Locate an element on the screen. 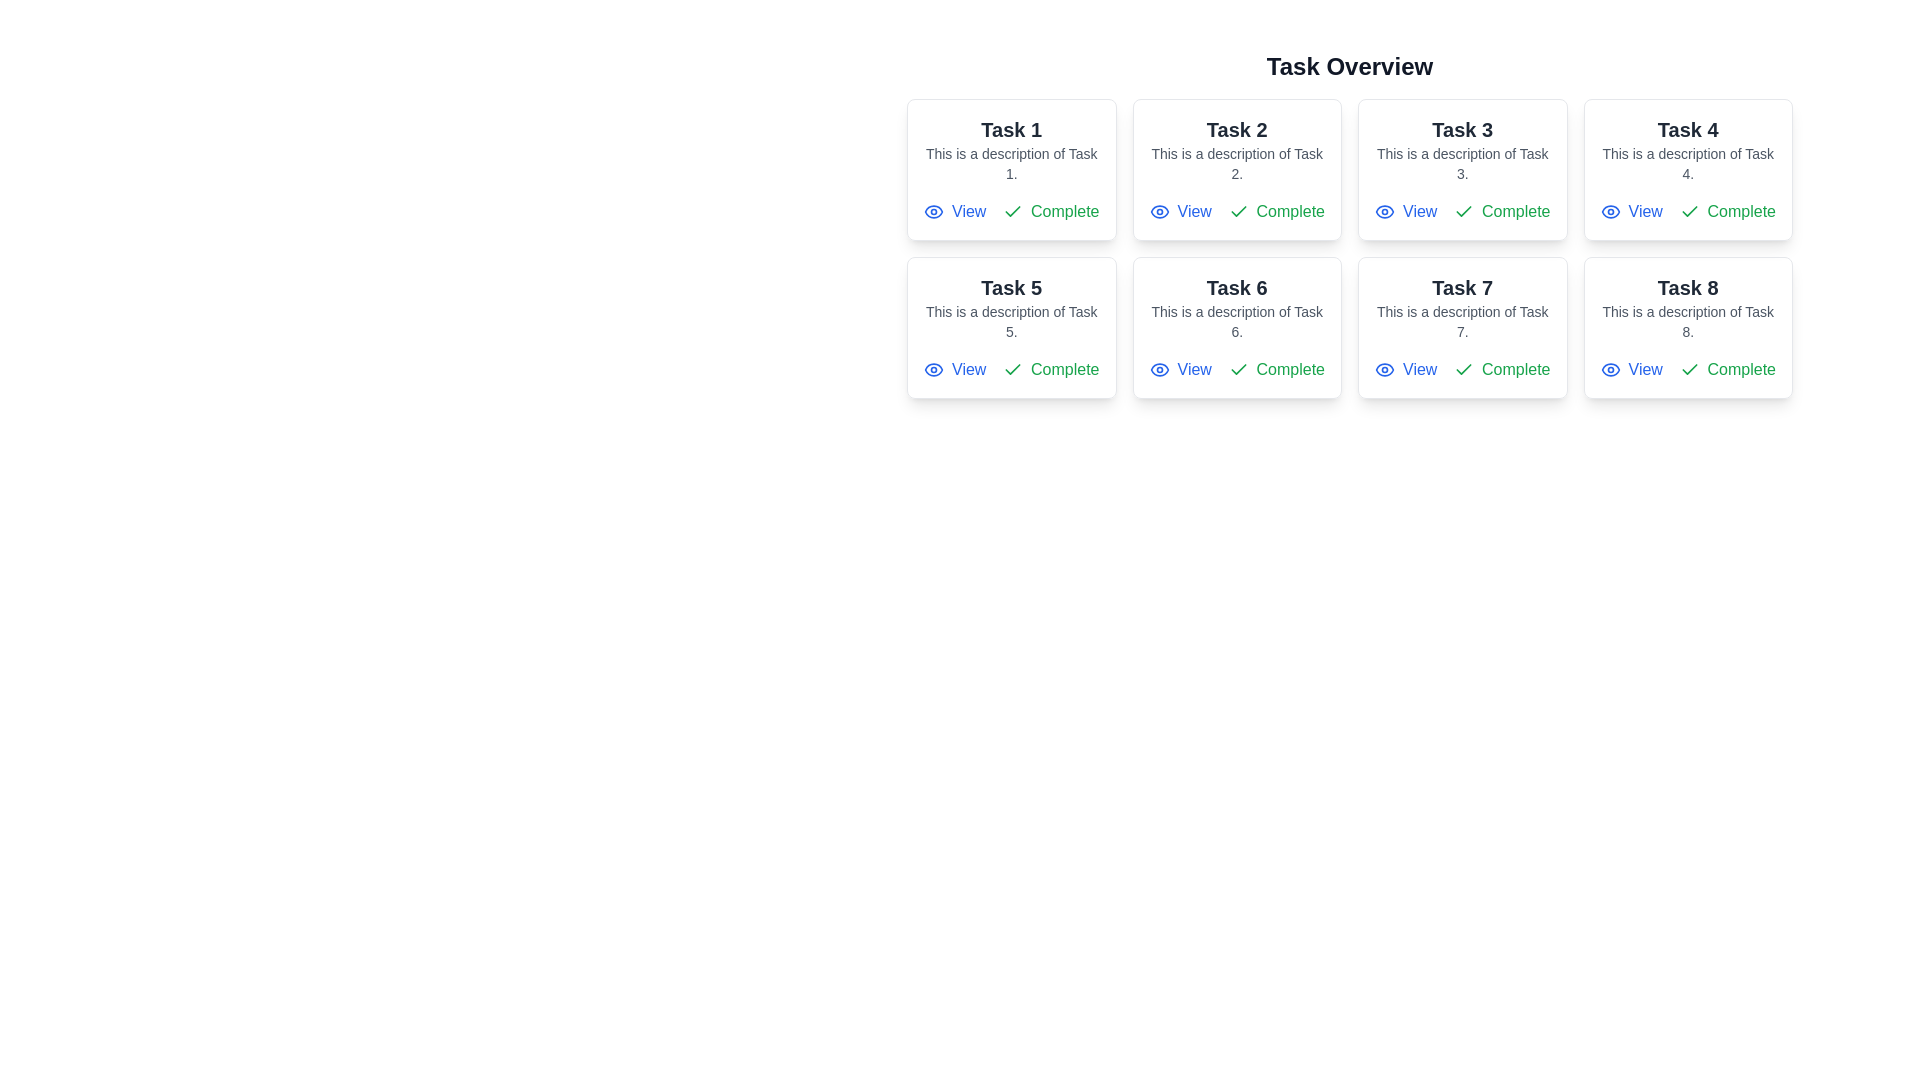 The width and height of the screenshot is (1920, 1080). the outer curved contour of the eye-shaped icon representing the 'view' or 'visibility' function is located at coordinates (1384, 370).